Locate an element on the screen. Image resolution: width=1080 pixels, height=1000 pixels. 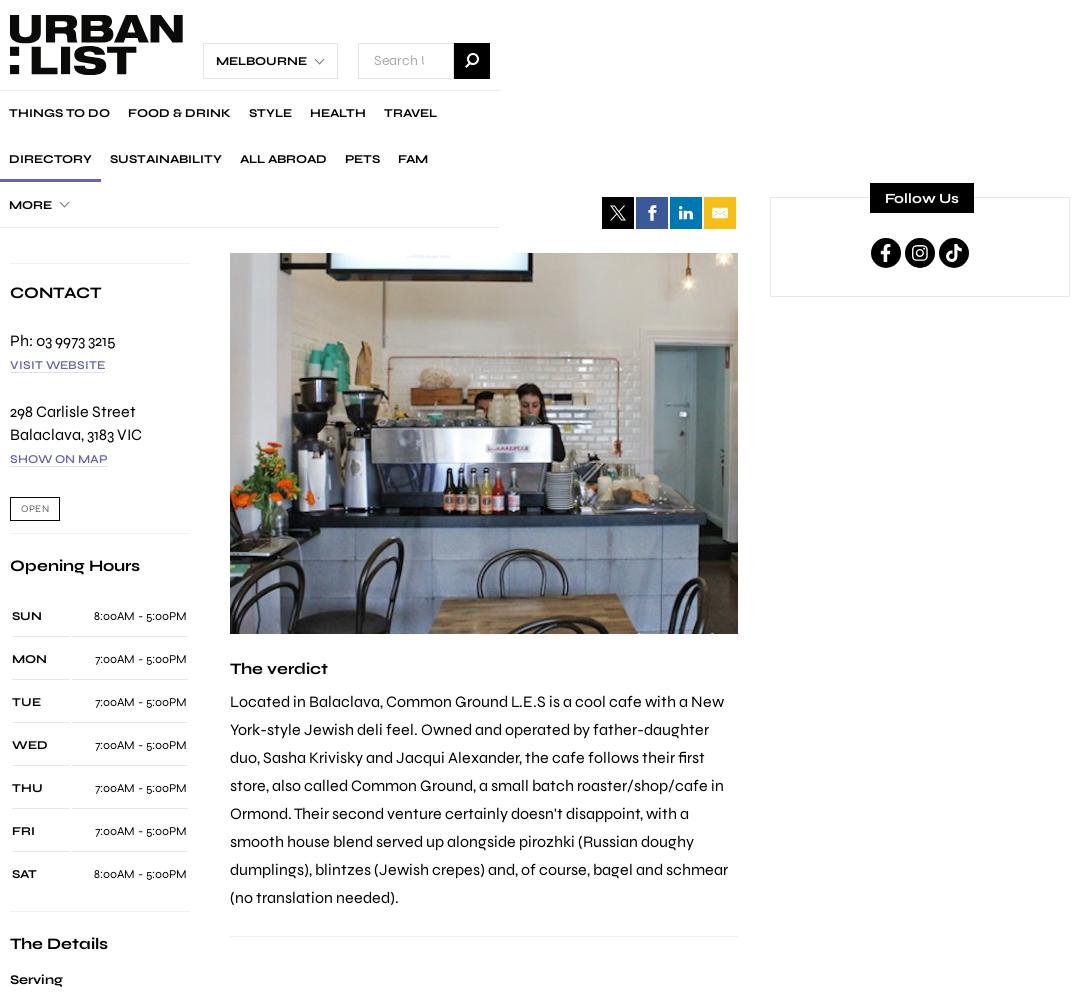
',' is located at coordinates (83, 433).